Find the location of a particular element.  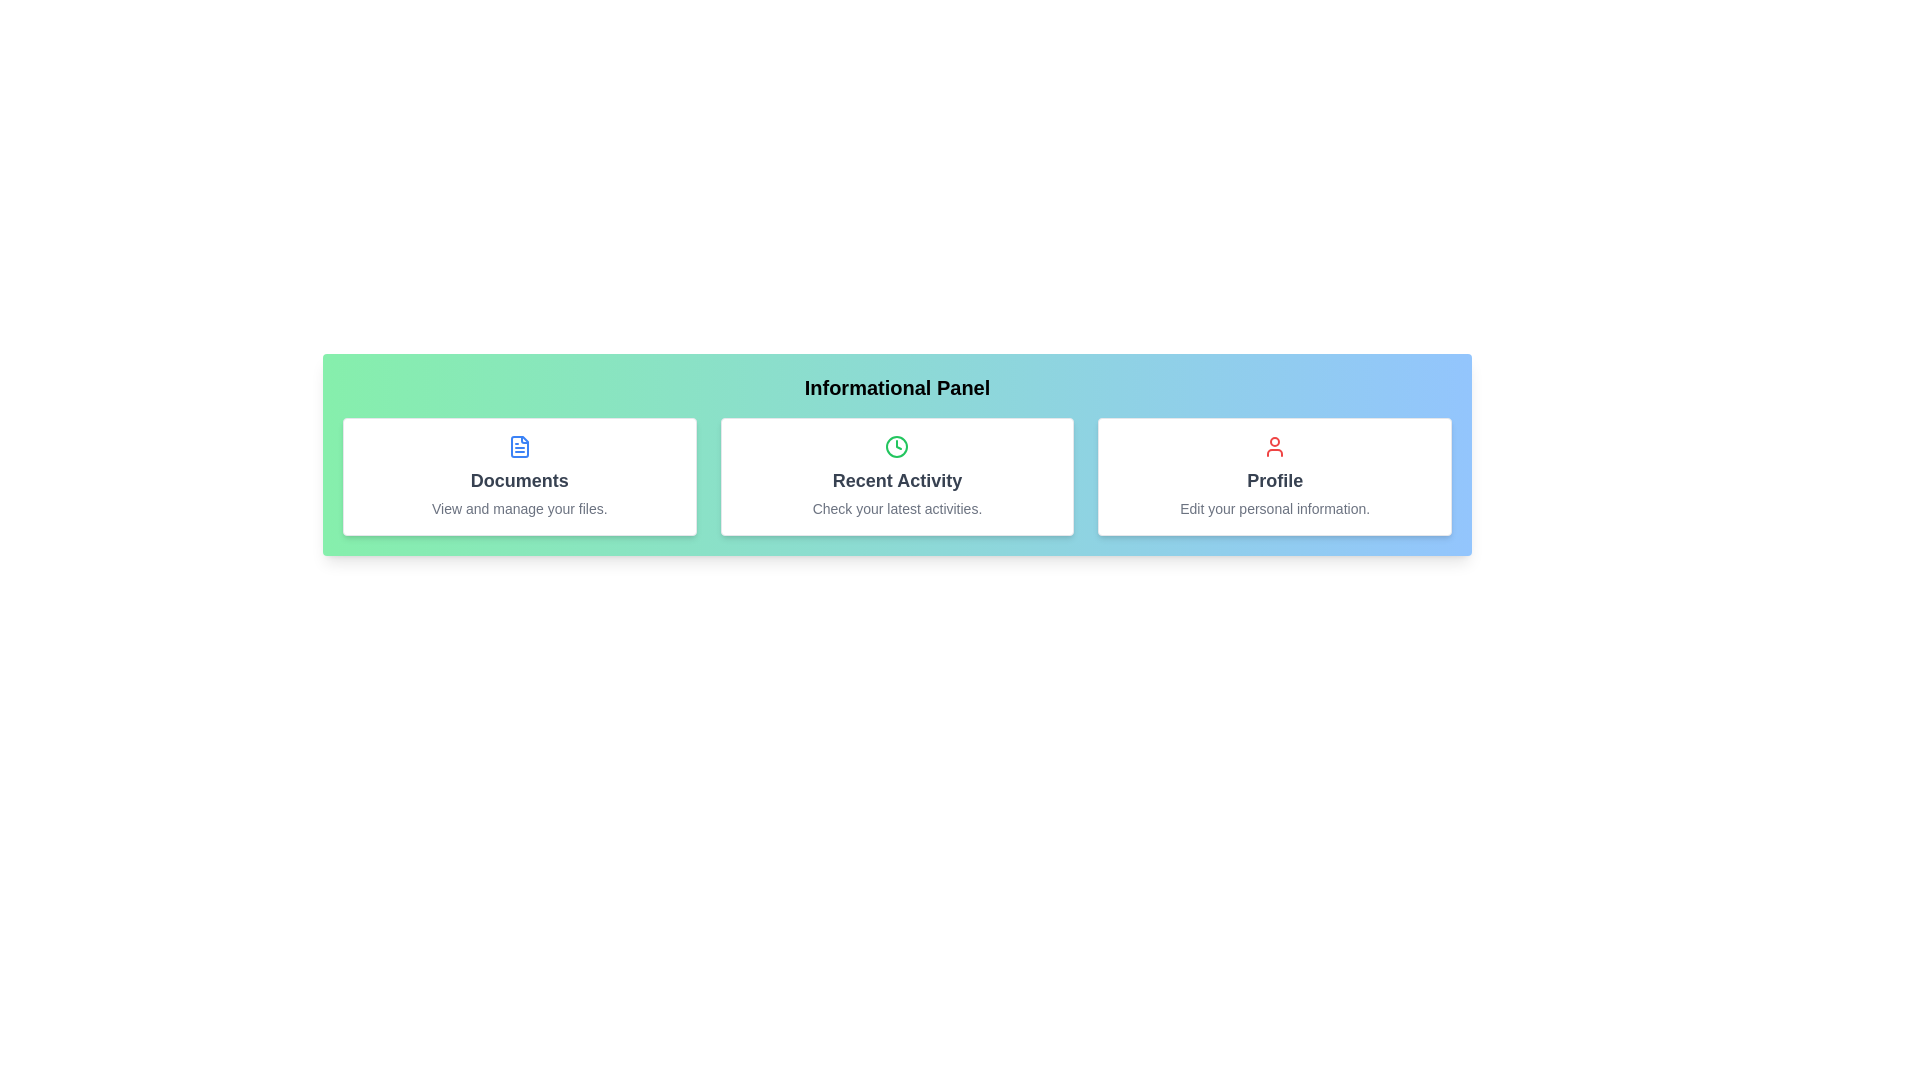

the informational card labeled Recent Activity is located at coordinates (896, 477).